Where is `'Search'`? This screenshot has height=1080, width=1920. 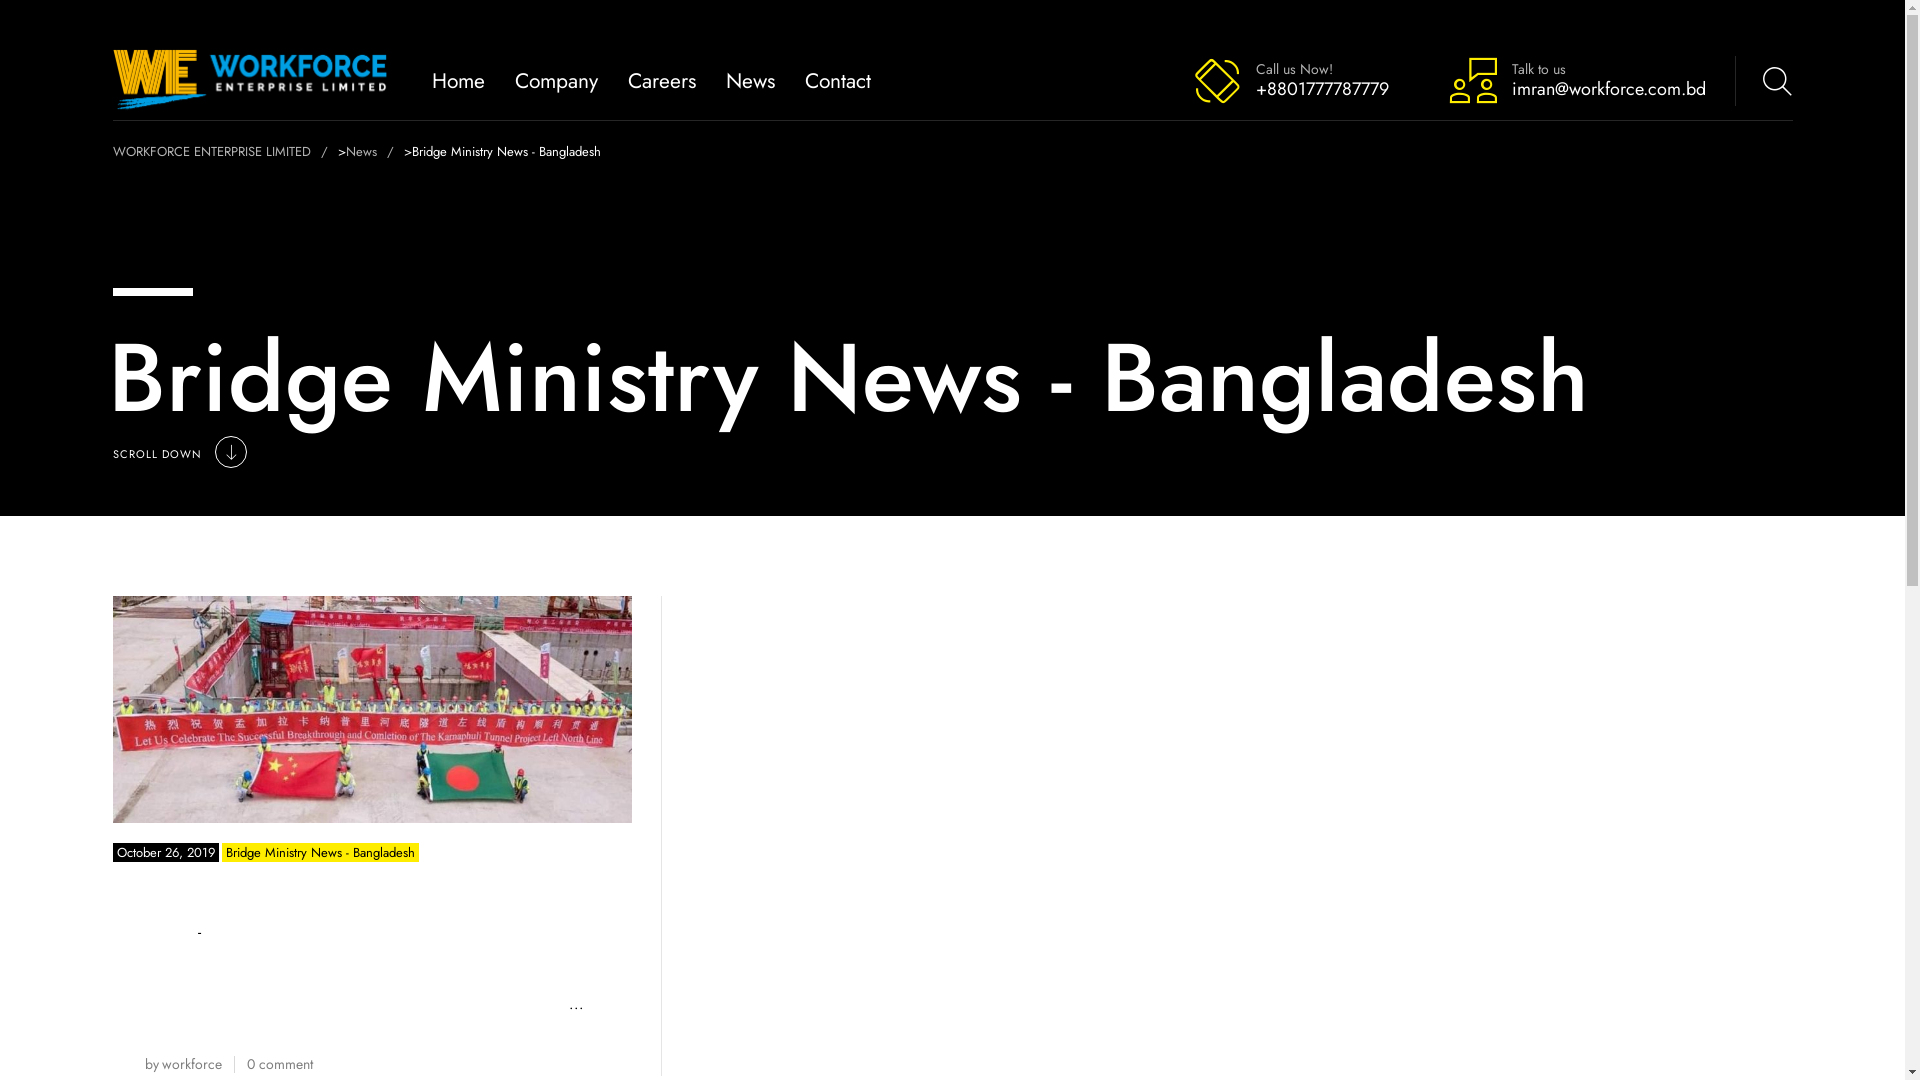 'Search' is located at coordinates (1711, 79).